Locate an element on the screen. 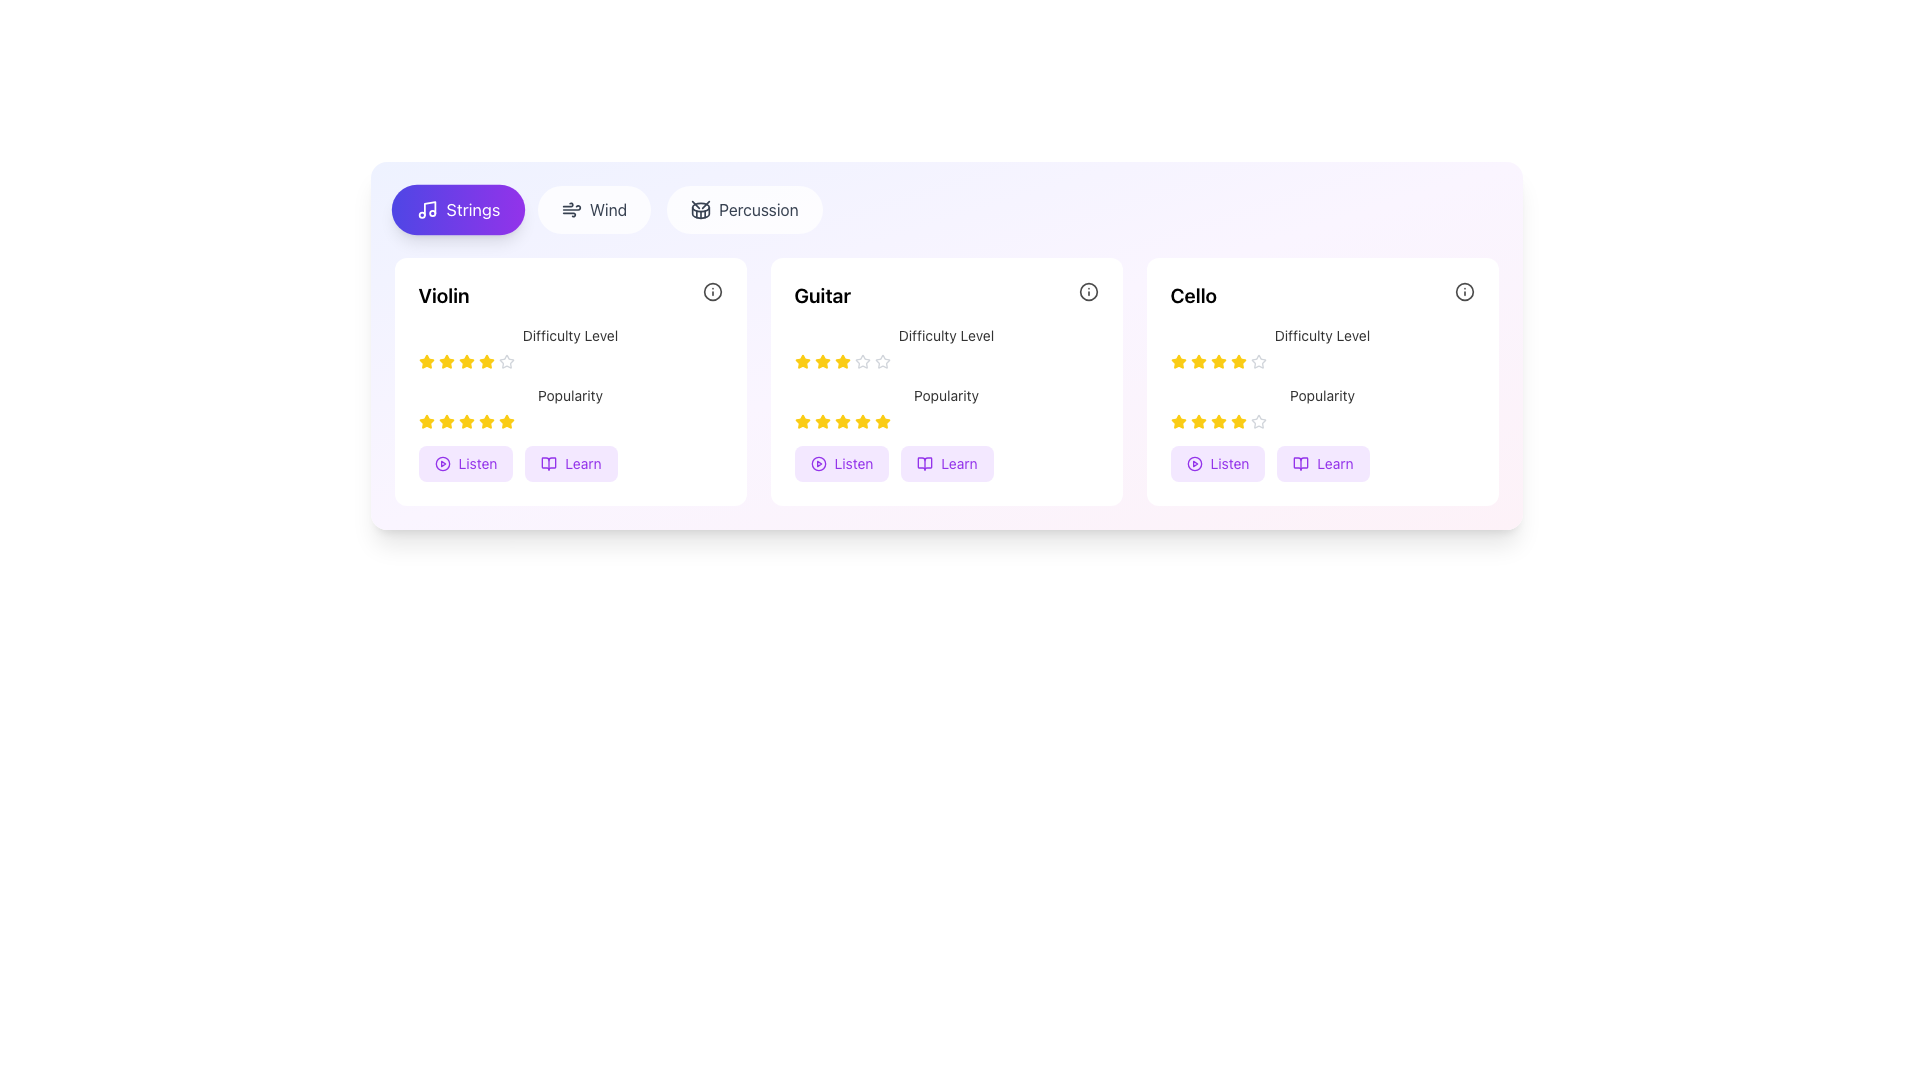  the 'Listen' label within the purple button on the guitar card is located at coordinates (854, 463).